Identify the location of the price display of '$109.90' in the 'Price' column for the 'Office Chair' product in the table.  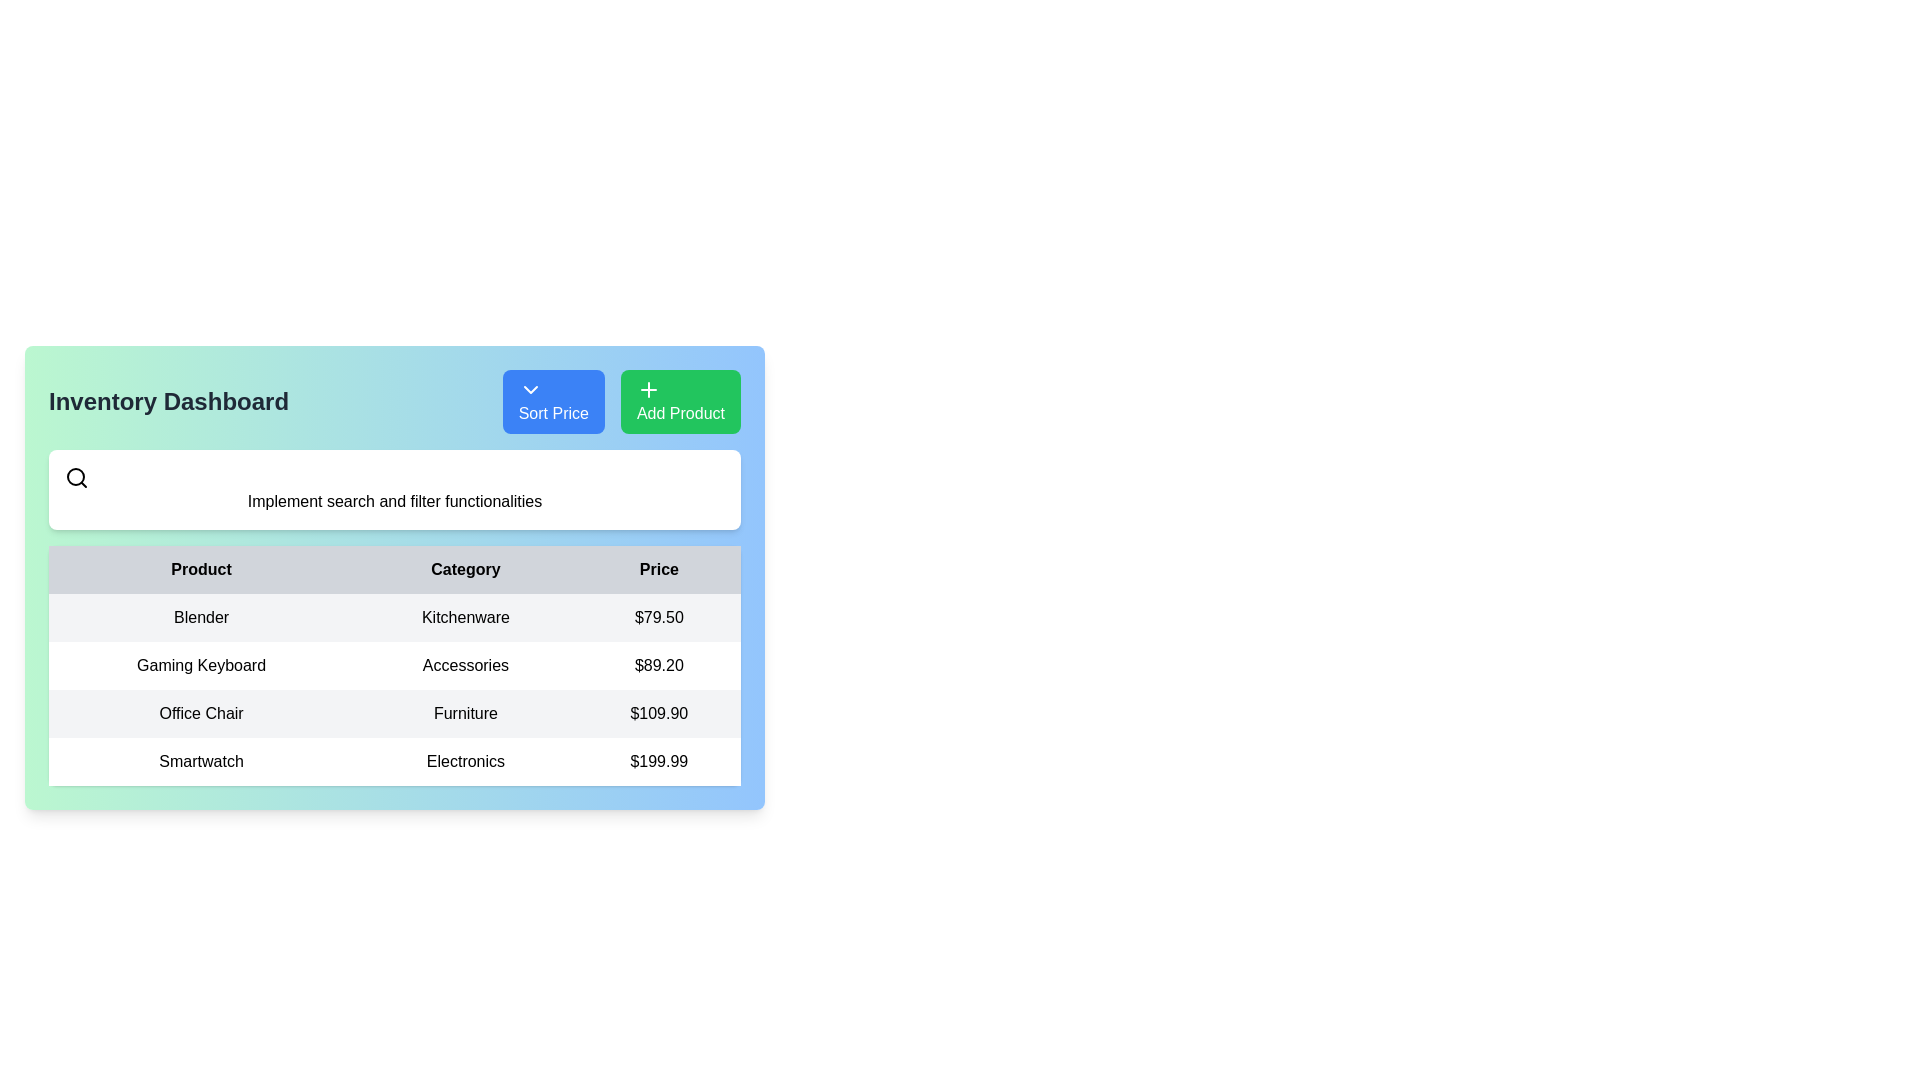
(659, 712).